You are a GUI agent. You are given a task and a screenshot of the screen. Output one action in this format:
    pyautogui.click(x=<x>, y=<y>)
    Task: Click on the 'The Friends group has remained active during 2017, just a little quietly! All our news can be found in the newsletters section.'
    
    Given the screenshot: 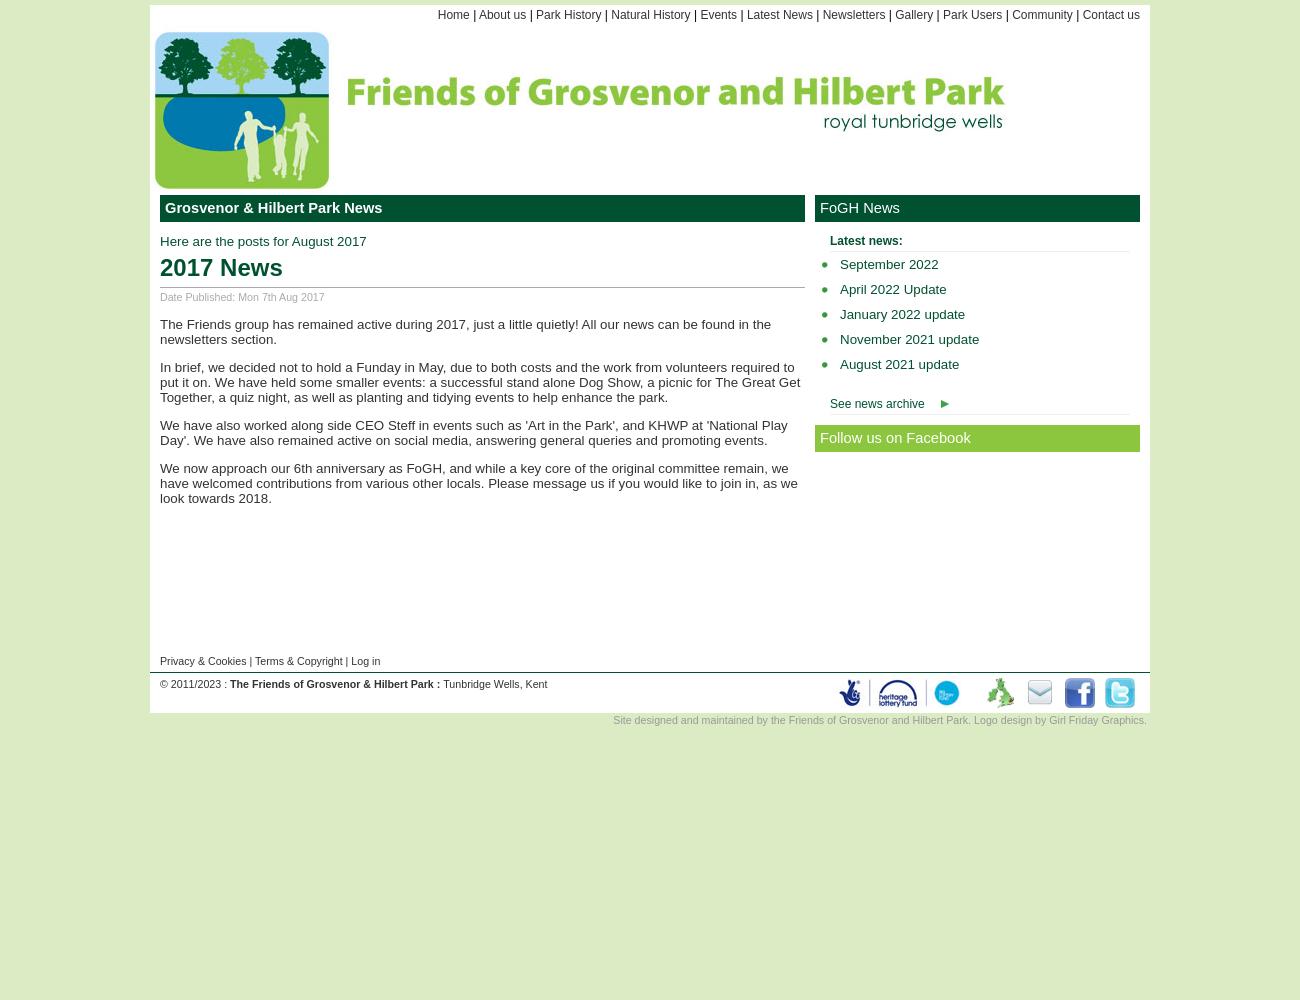 What is the action you would take?
    pyautogui.click(x=464, y=330)
    